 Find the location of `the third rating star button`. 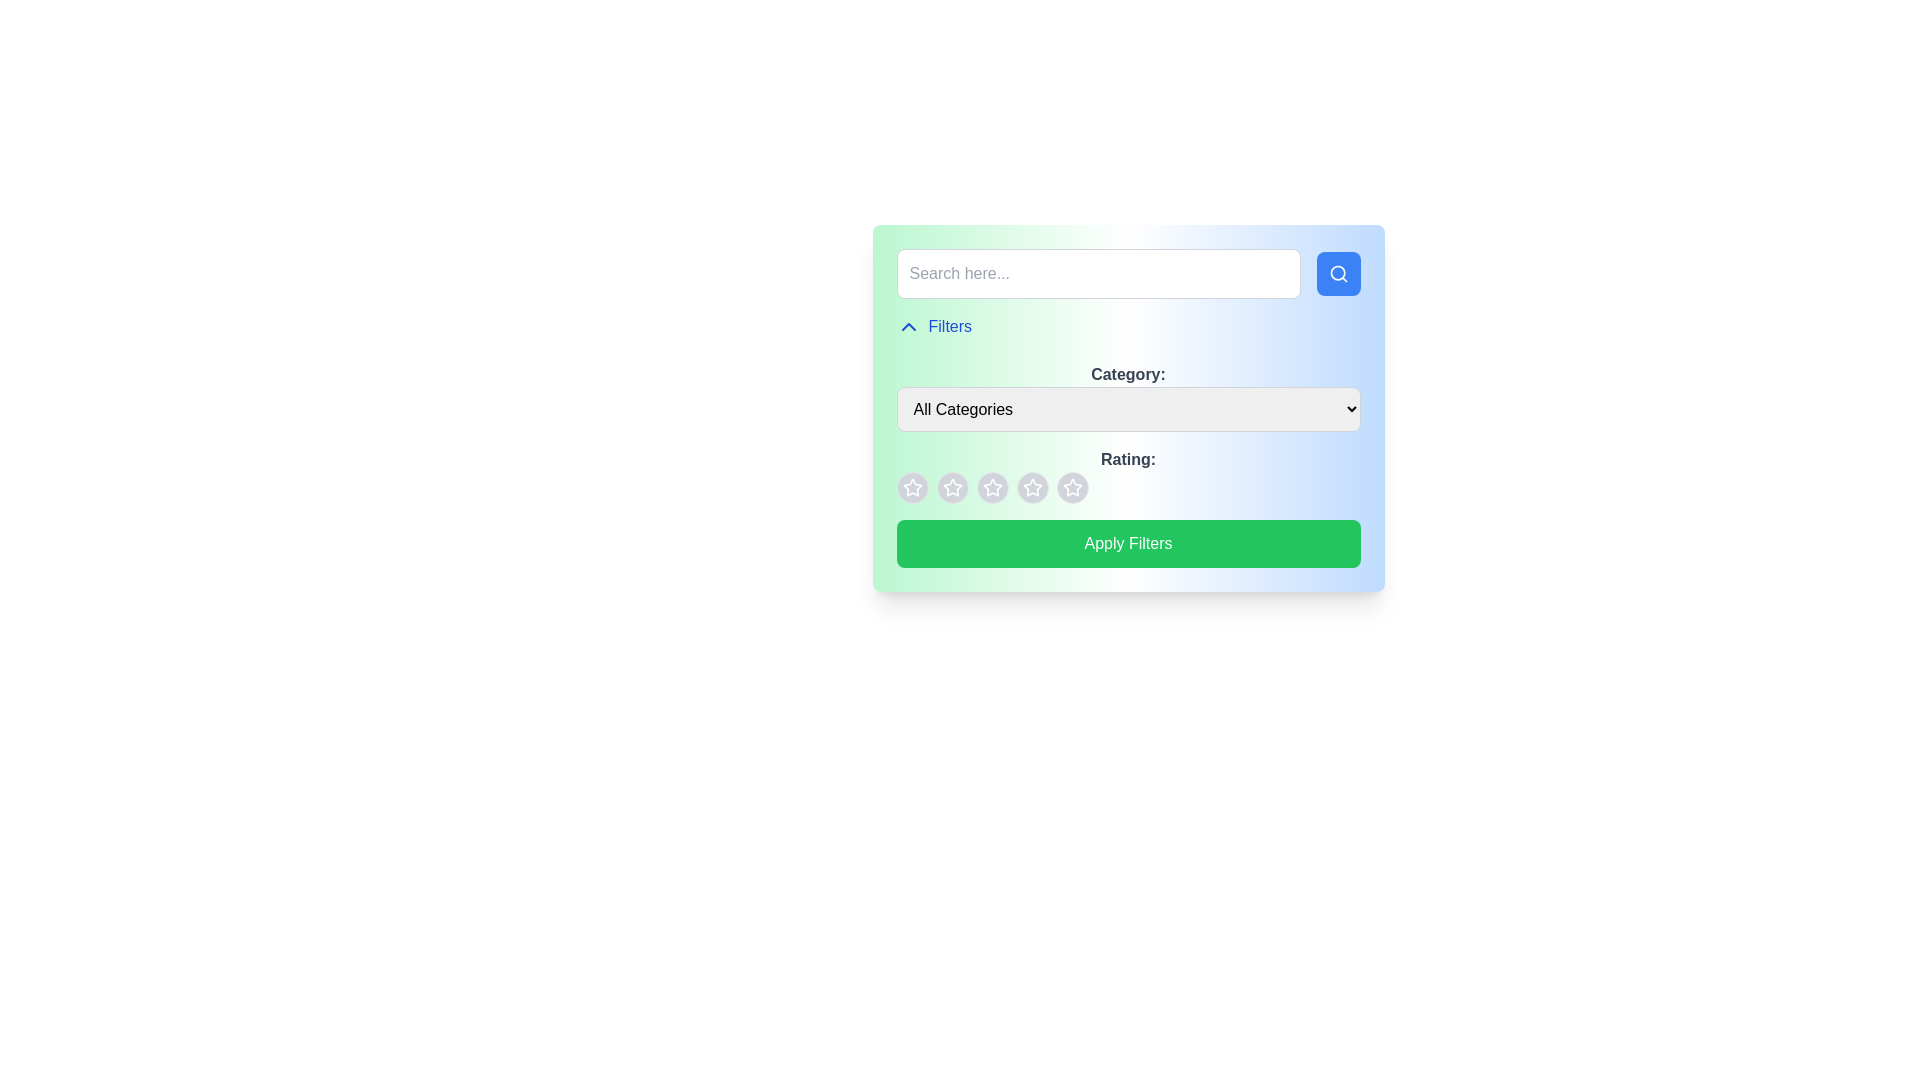

the third rating star button is located at coordinates (992, 488).